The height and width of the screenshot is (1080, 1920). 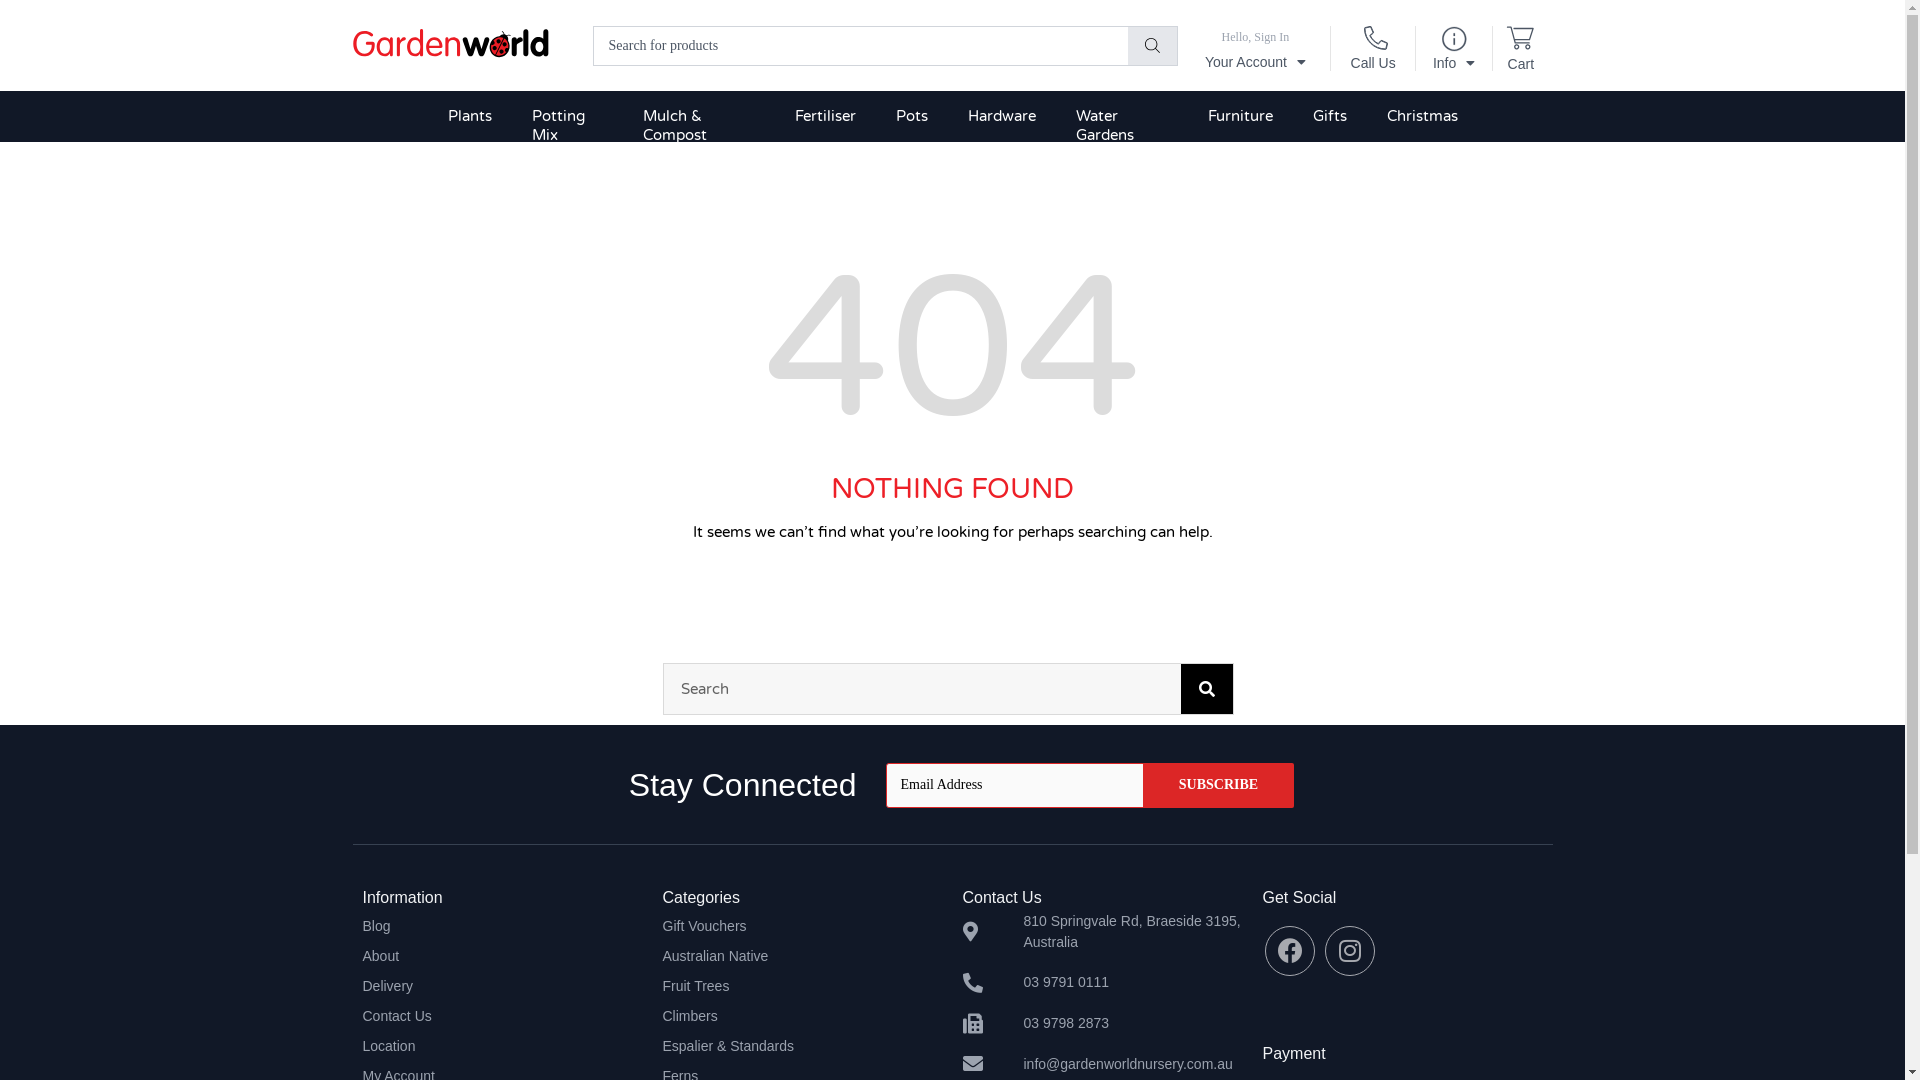 What do you see at coordinates (1218, 784) in the screenshot?
I see `'SUBSCRIBE'` at bounding box center [1218, 784].